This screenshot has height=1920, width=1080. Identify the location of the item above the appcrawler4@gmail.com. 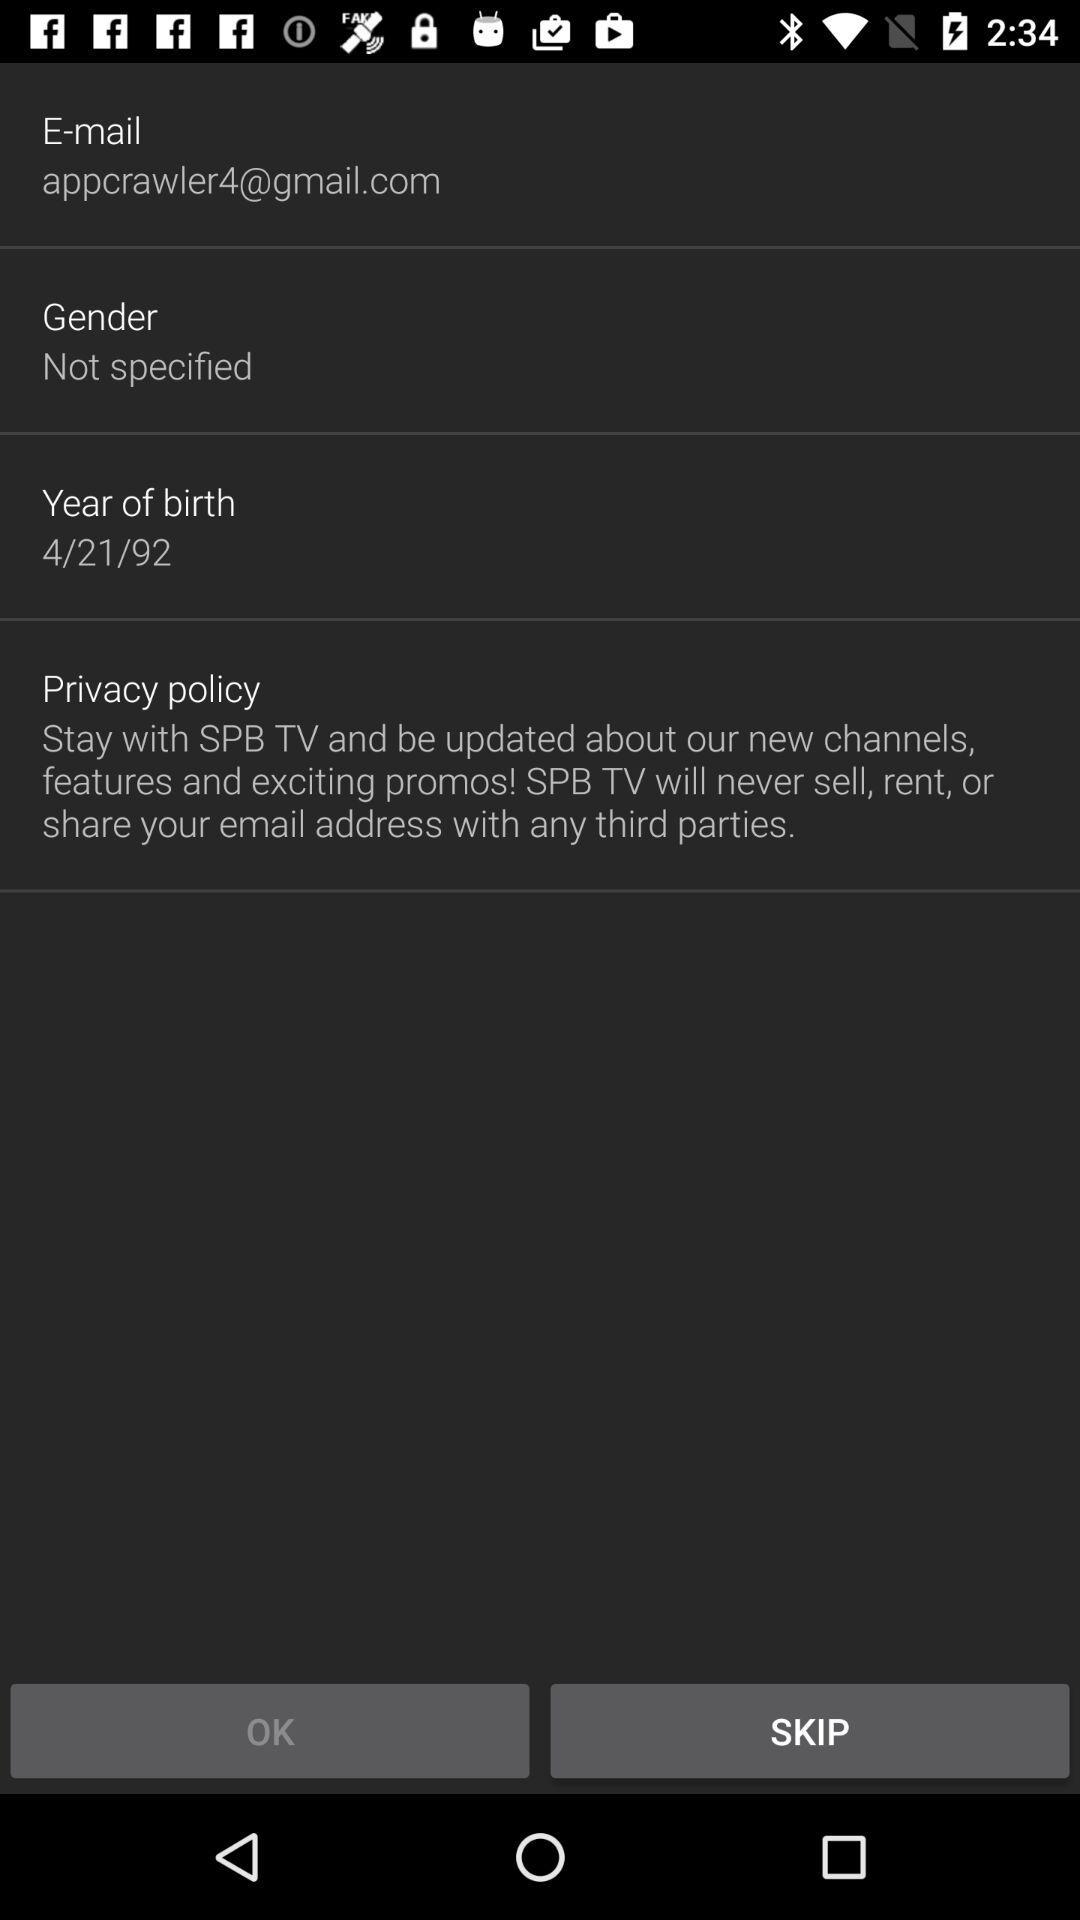
(91, 128).